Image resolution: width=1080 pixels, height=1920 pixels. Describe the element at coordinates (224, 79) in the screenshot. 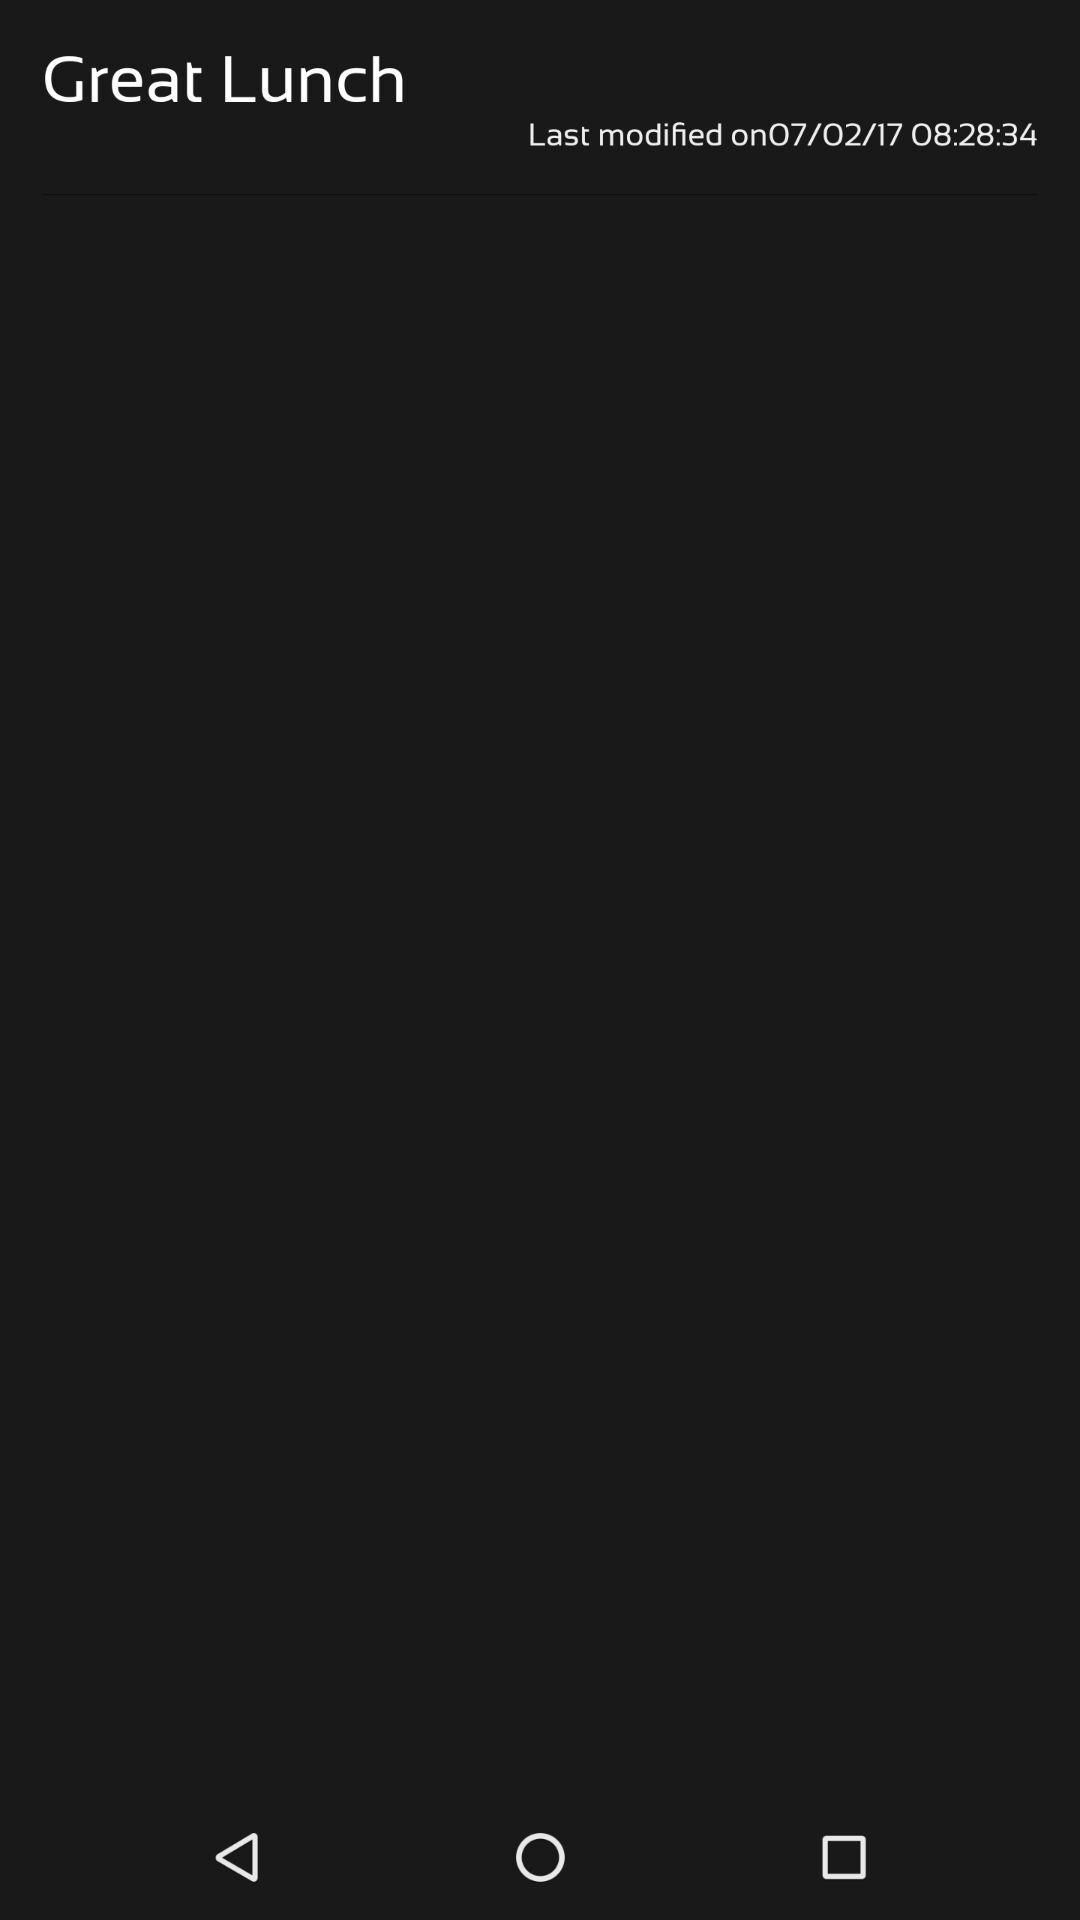

I see `item above the last modified on07` at that location.